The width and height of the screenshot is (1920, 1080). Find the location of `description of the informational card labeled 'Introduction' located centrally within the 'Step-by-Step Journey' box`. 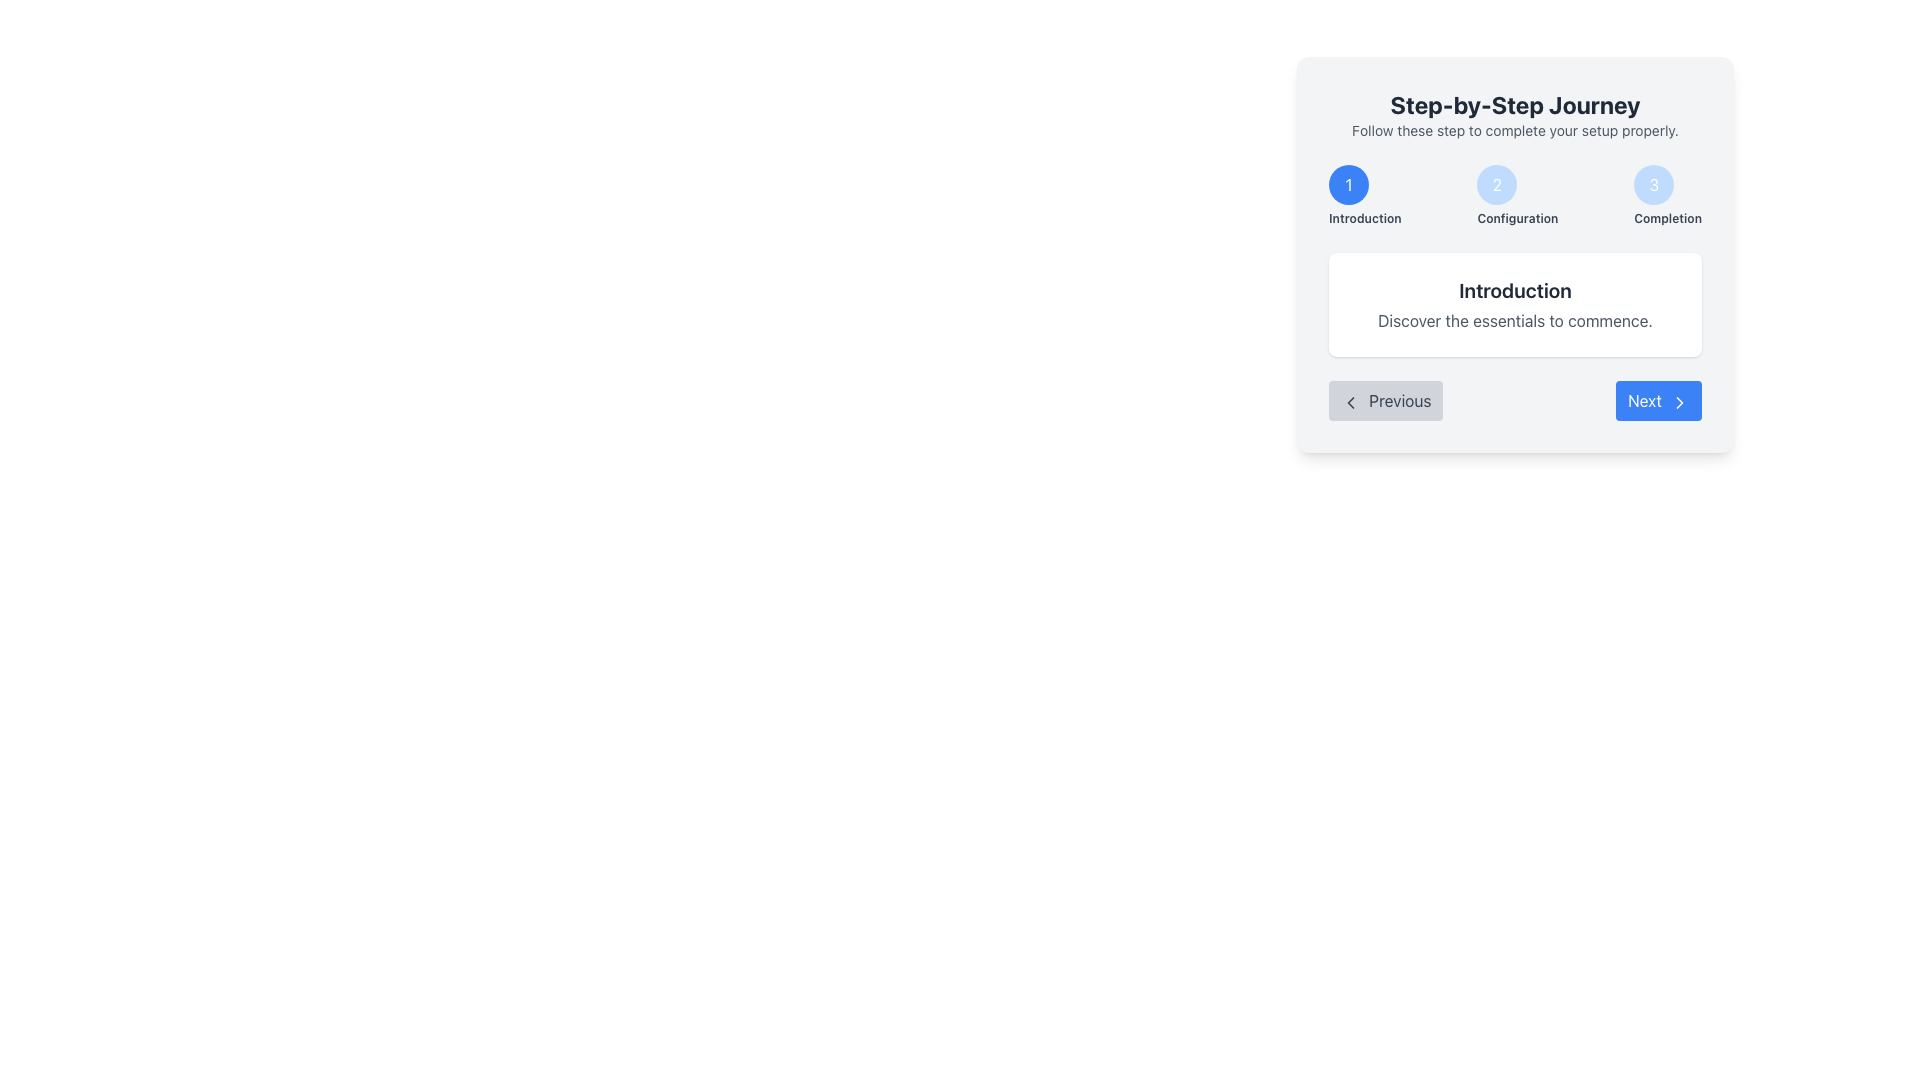

description of the informational card labeled 'Introduction' located centrally within the 'Step-by-Step Journey' box is located at coordinates (1515, 304).